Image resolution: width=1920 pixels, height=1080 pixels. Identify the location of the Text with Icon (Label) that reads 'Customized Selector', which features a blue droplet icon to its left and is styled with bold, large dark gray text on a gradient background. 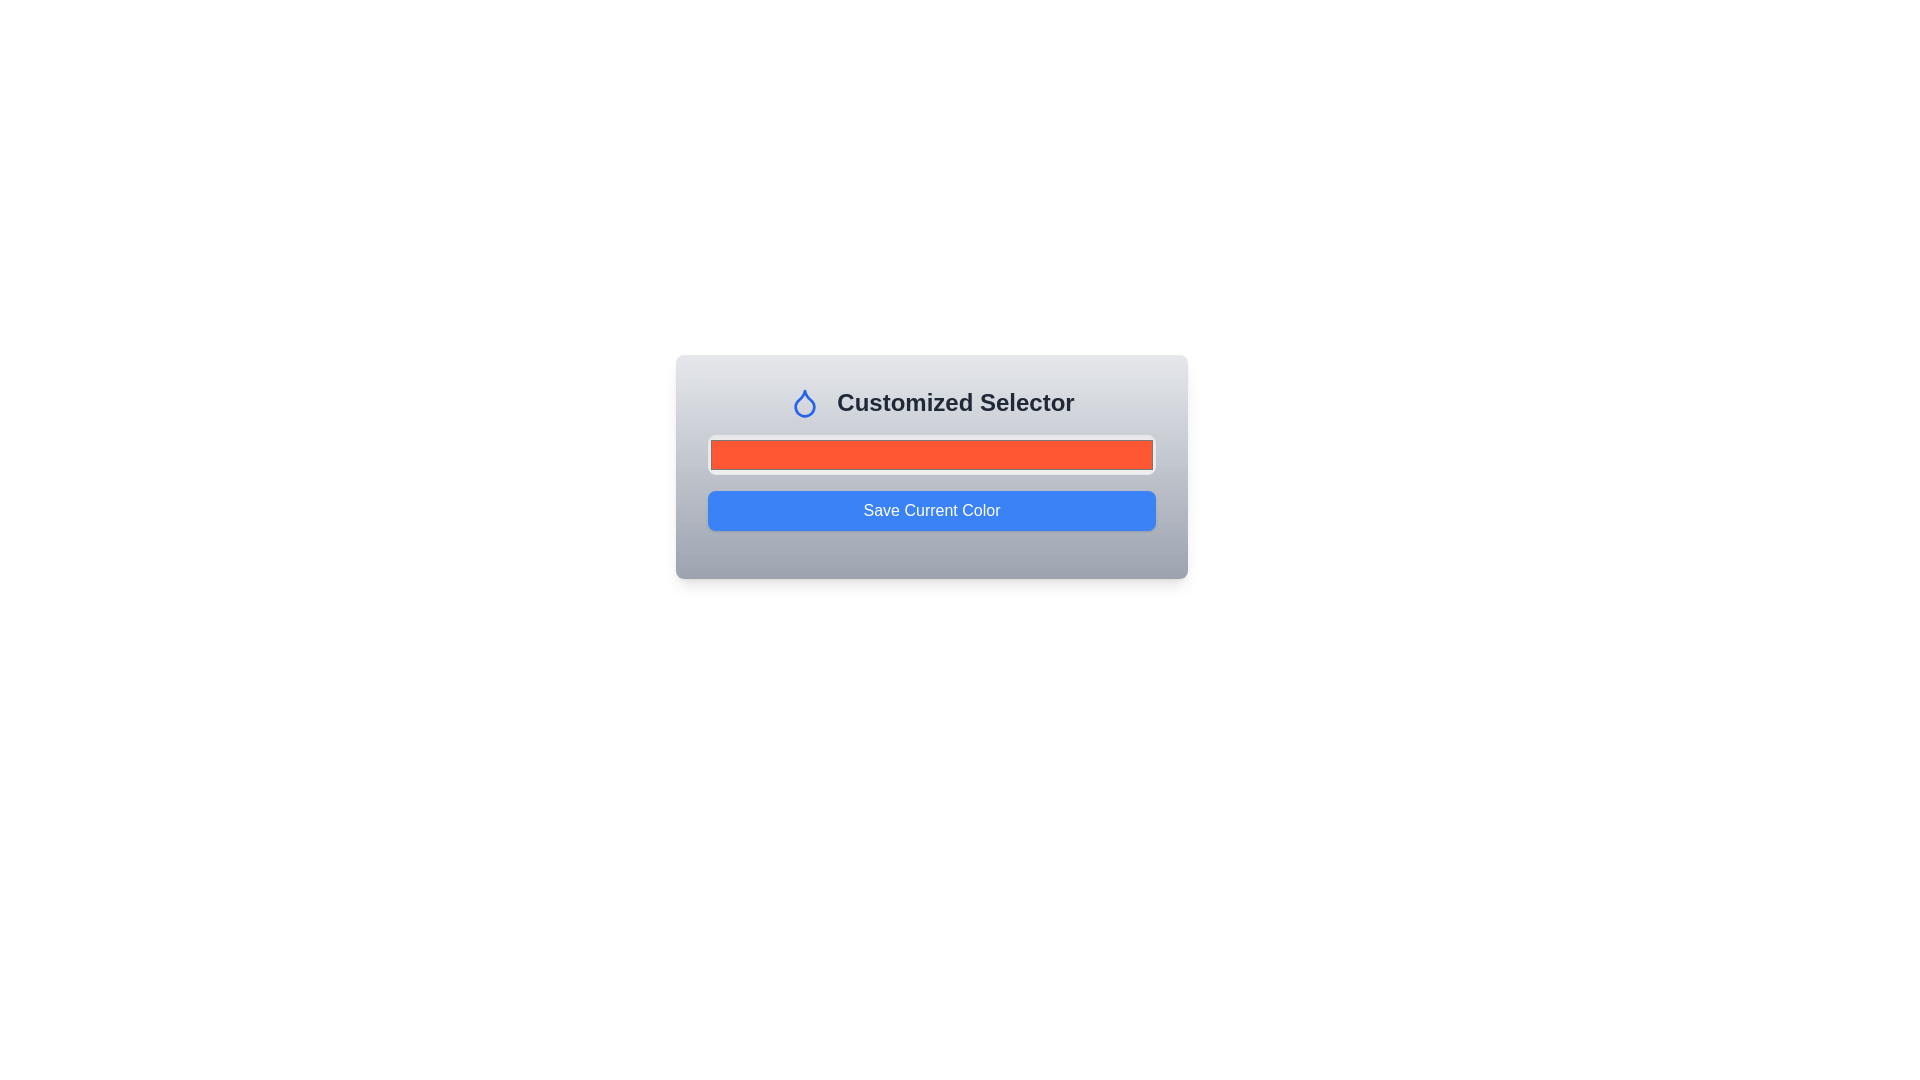
(930, 402).